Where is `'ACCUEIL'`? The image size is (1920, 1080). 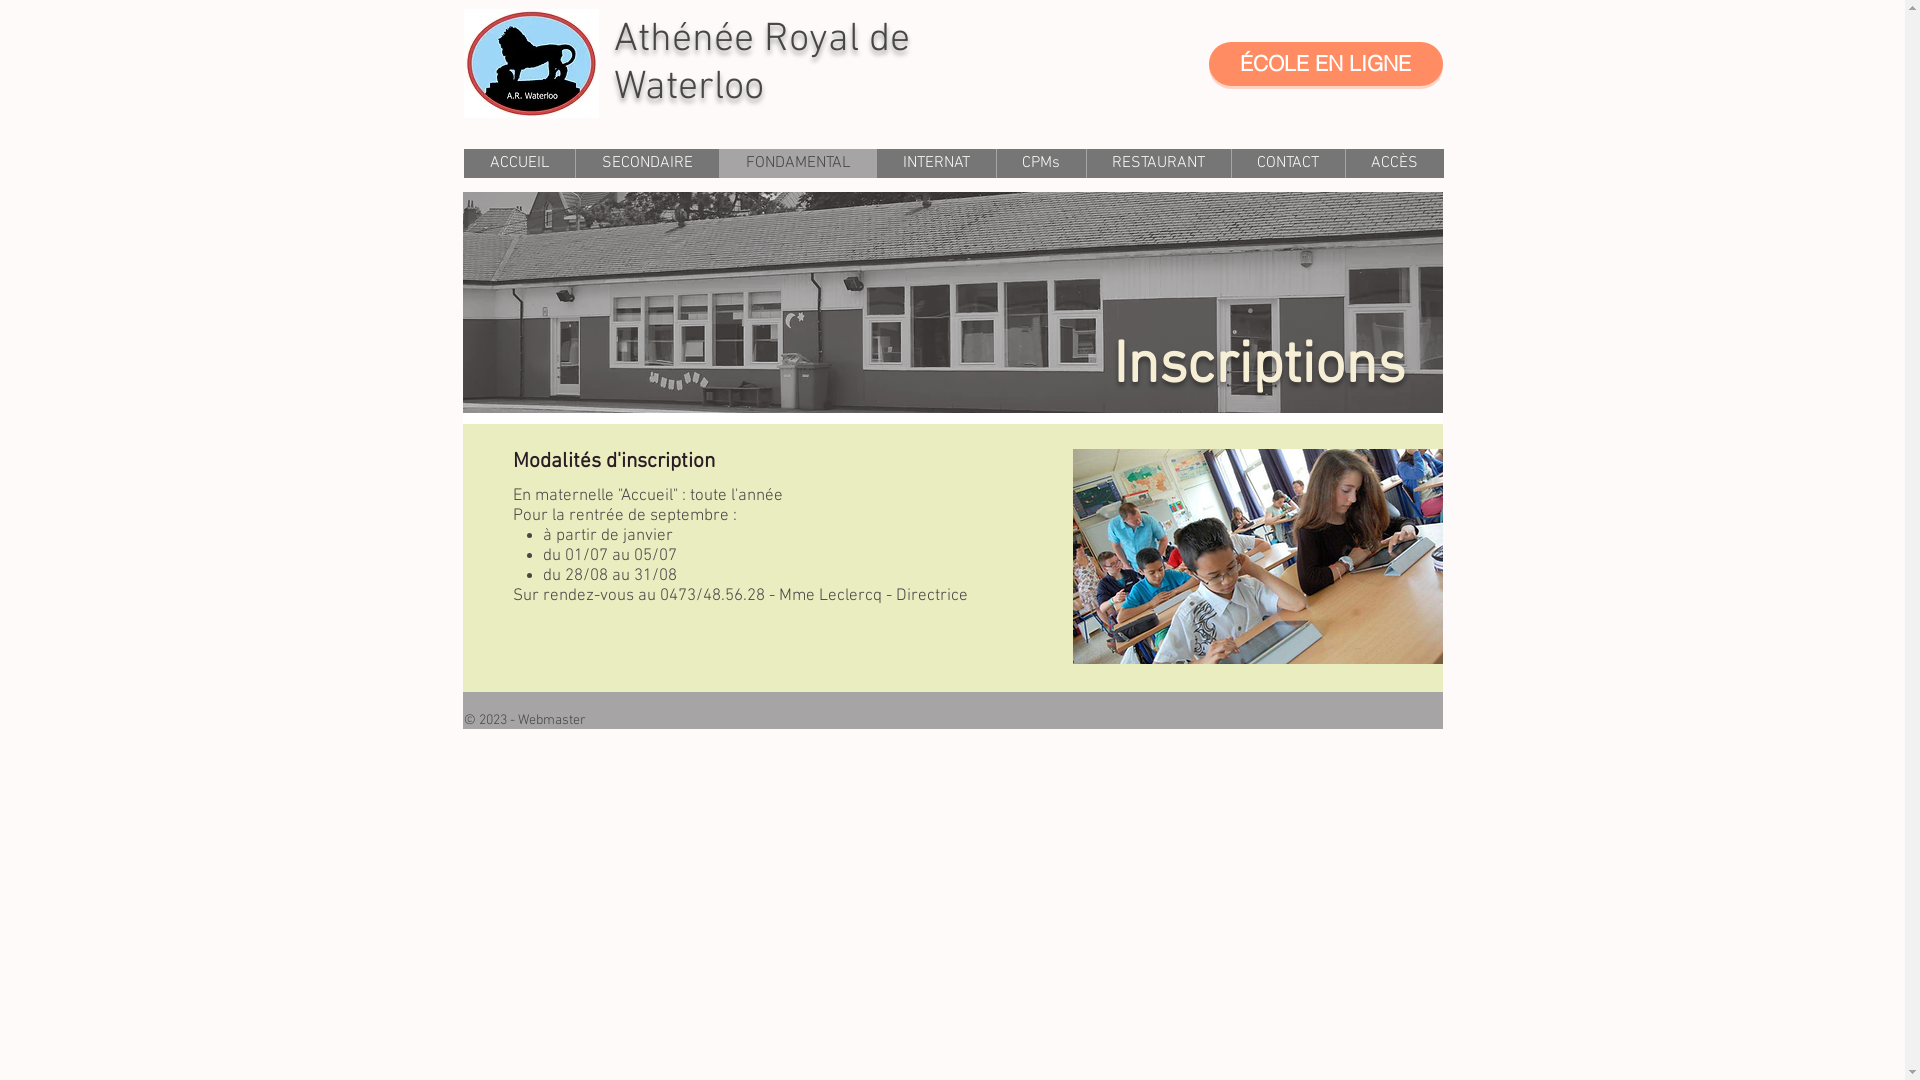 'ACCUEIL' is located at coordinates (519, 162).